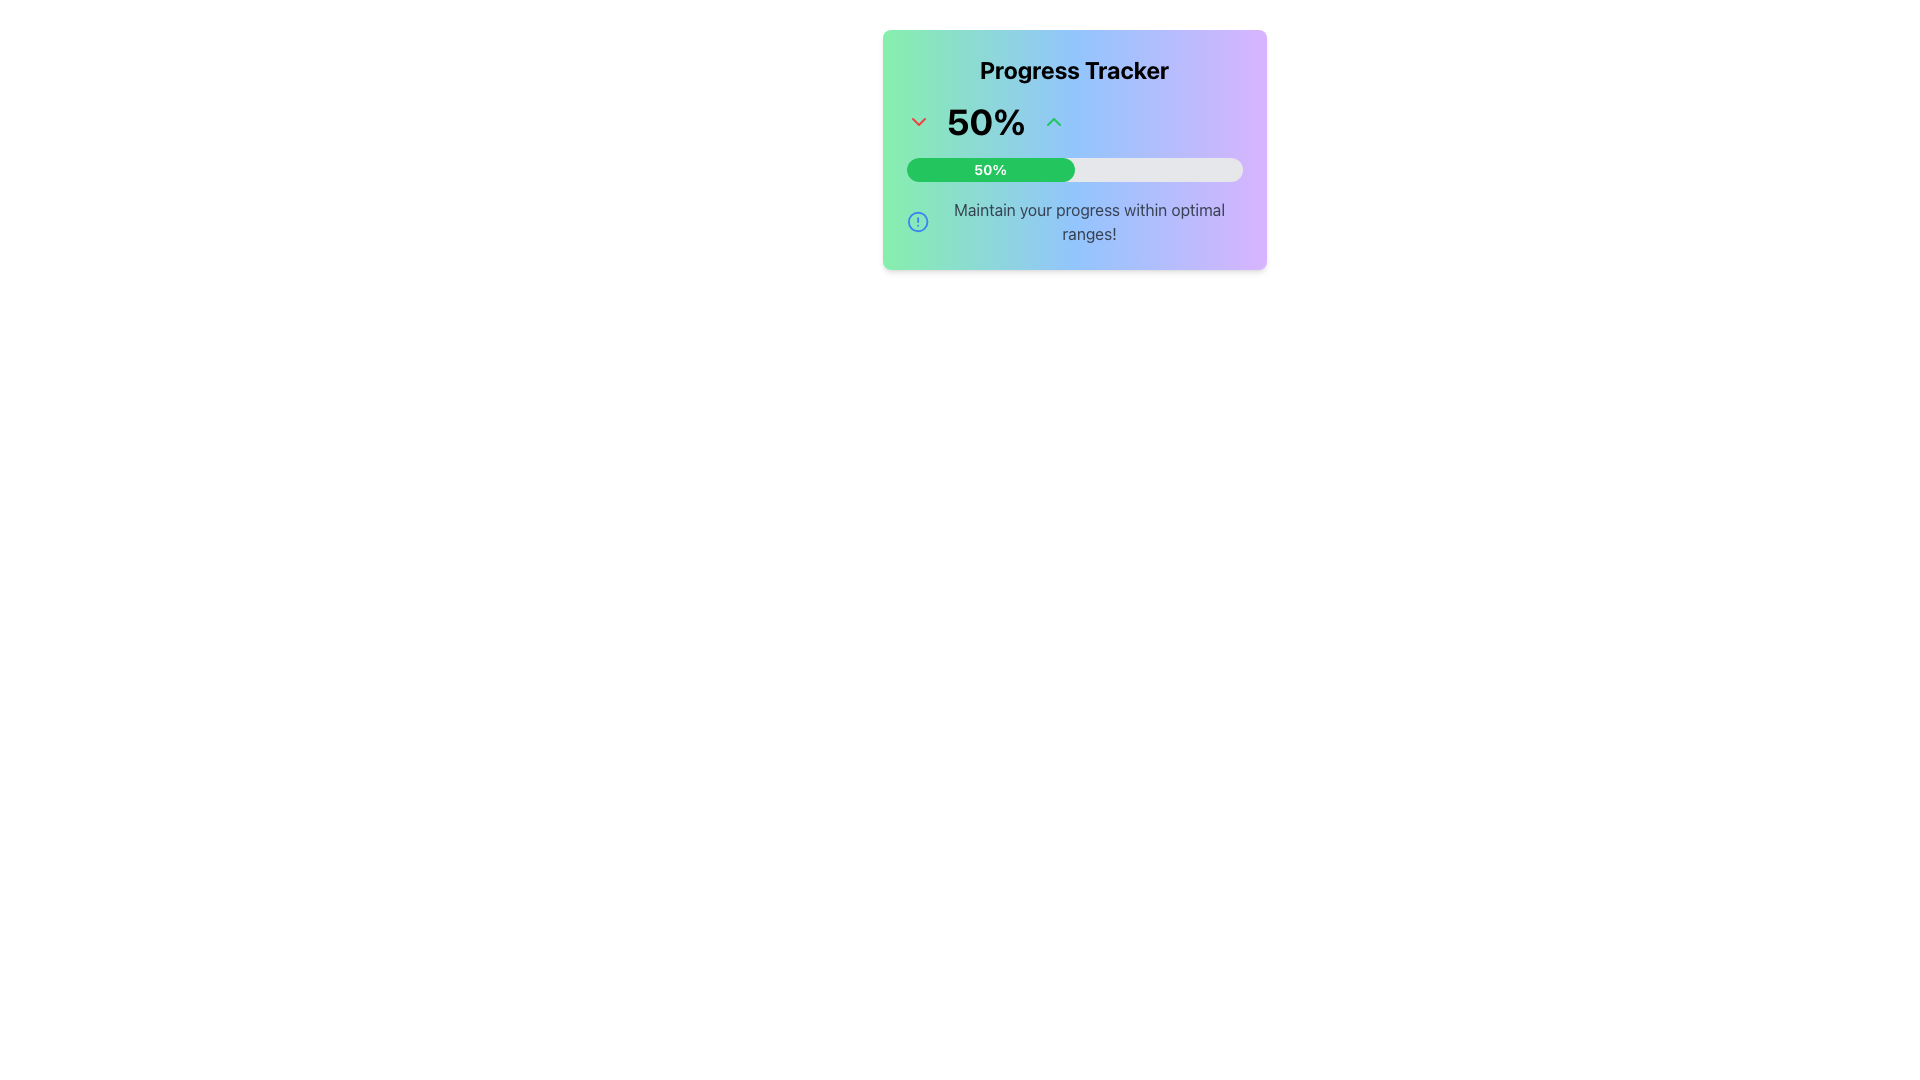  Describe the element at coordinates (916, 222) in the screenshot. I see `the blue circular icon with a hollow border containing an alert sign, located at the bottom left corner of the 'Maintain your progress within optimal ranges!' text` at that location.